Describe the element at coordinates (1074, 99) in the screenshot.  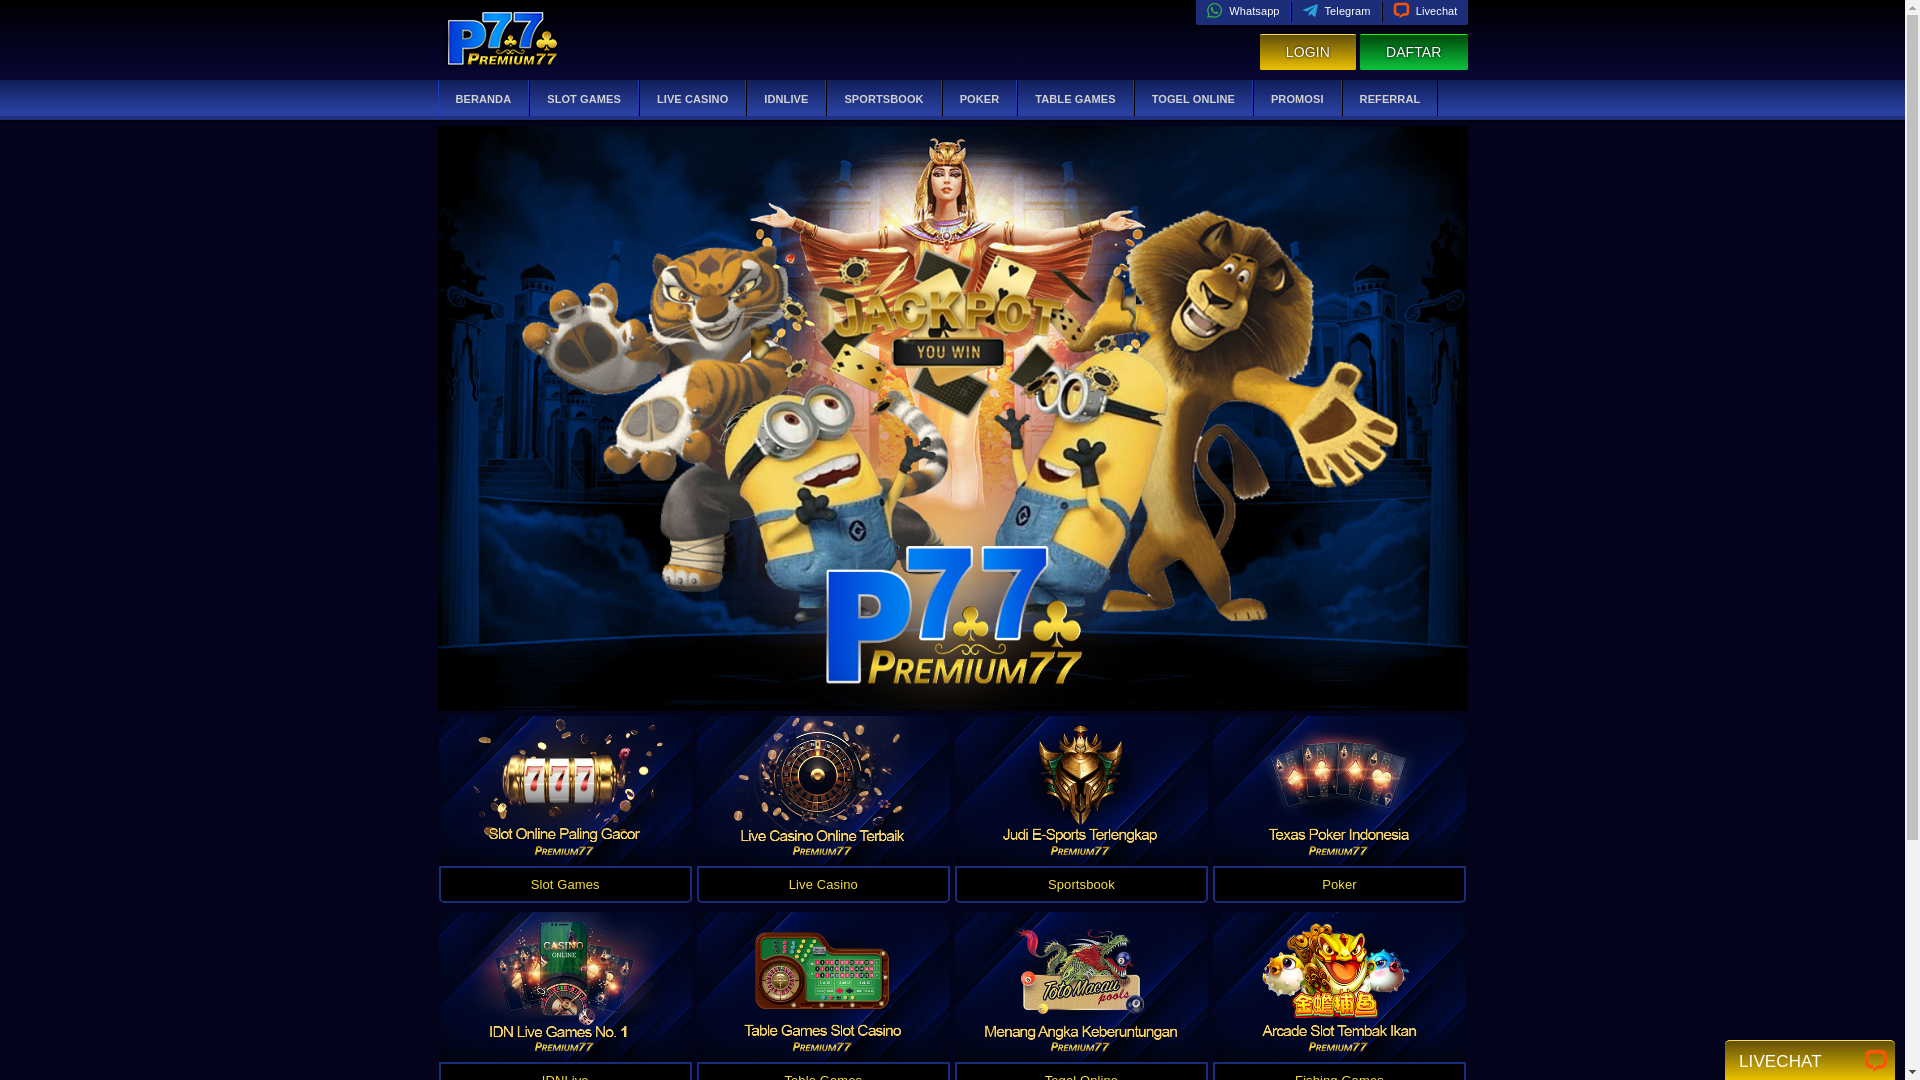
I see `'TABLE GAMES'` at that location.